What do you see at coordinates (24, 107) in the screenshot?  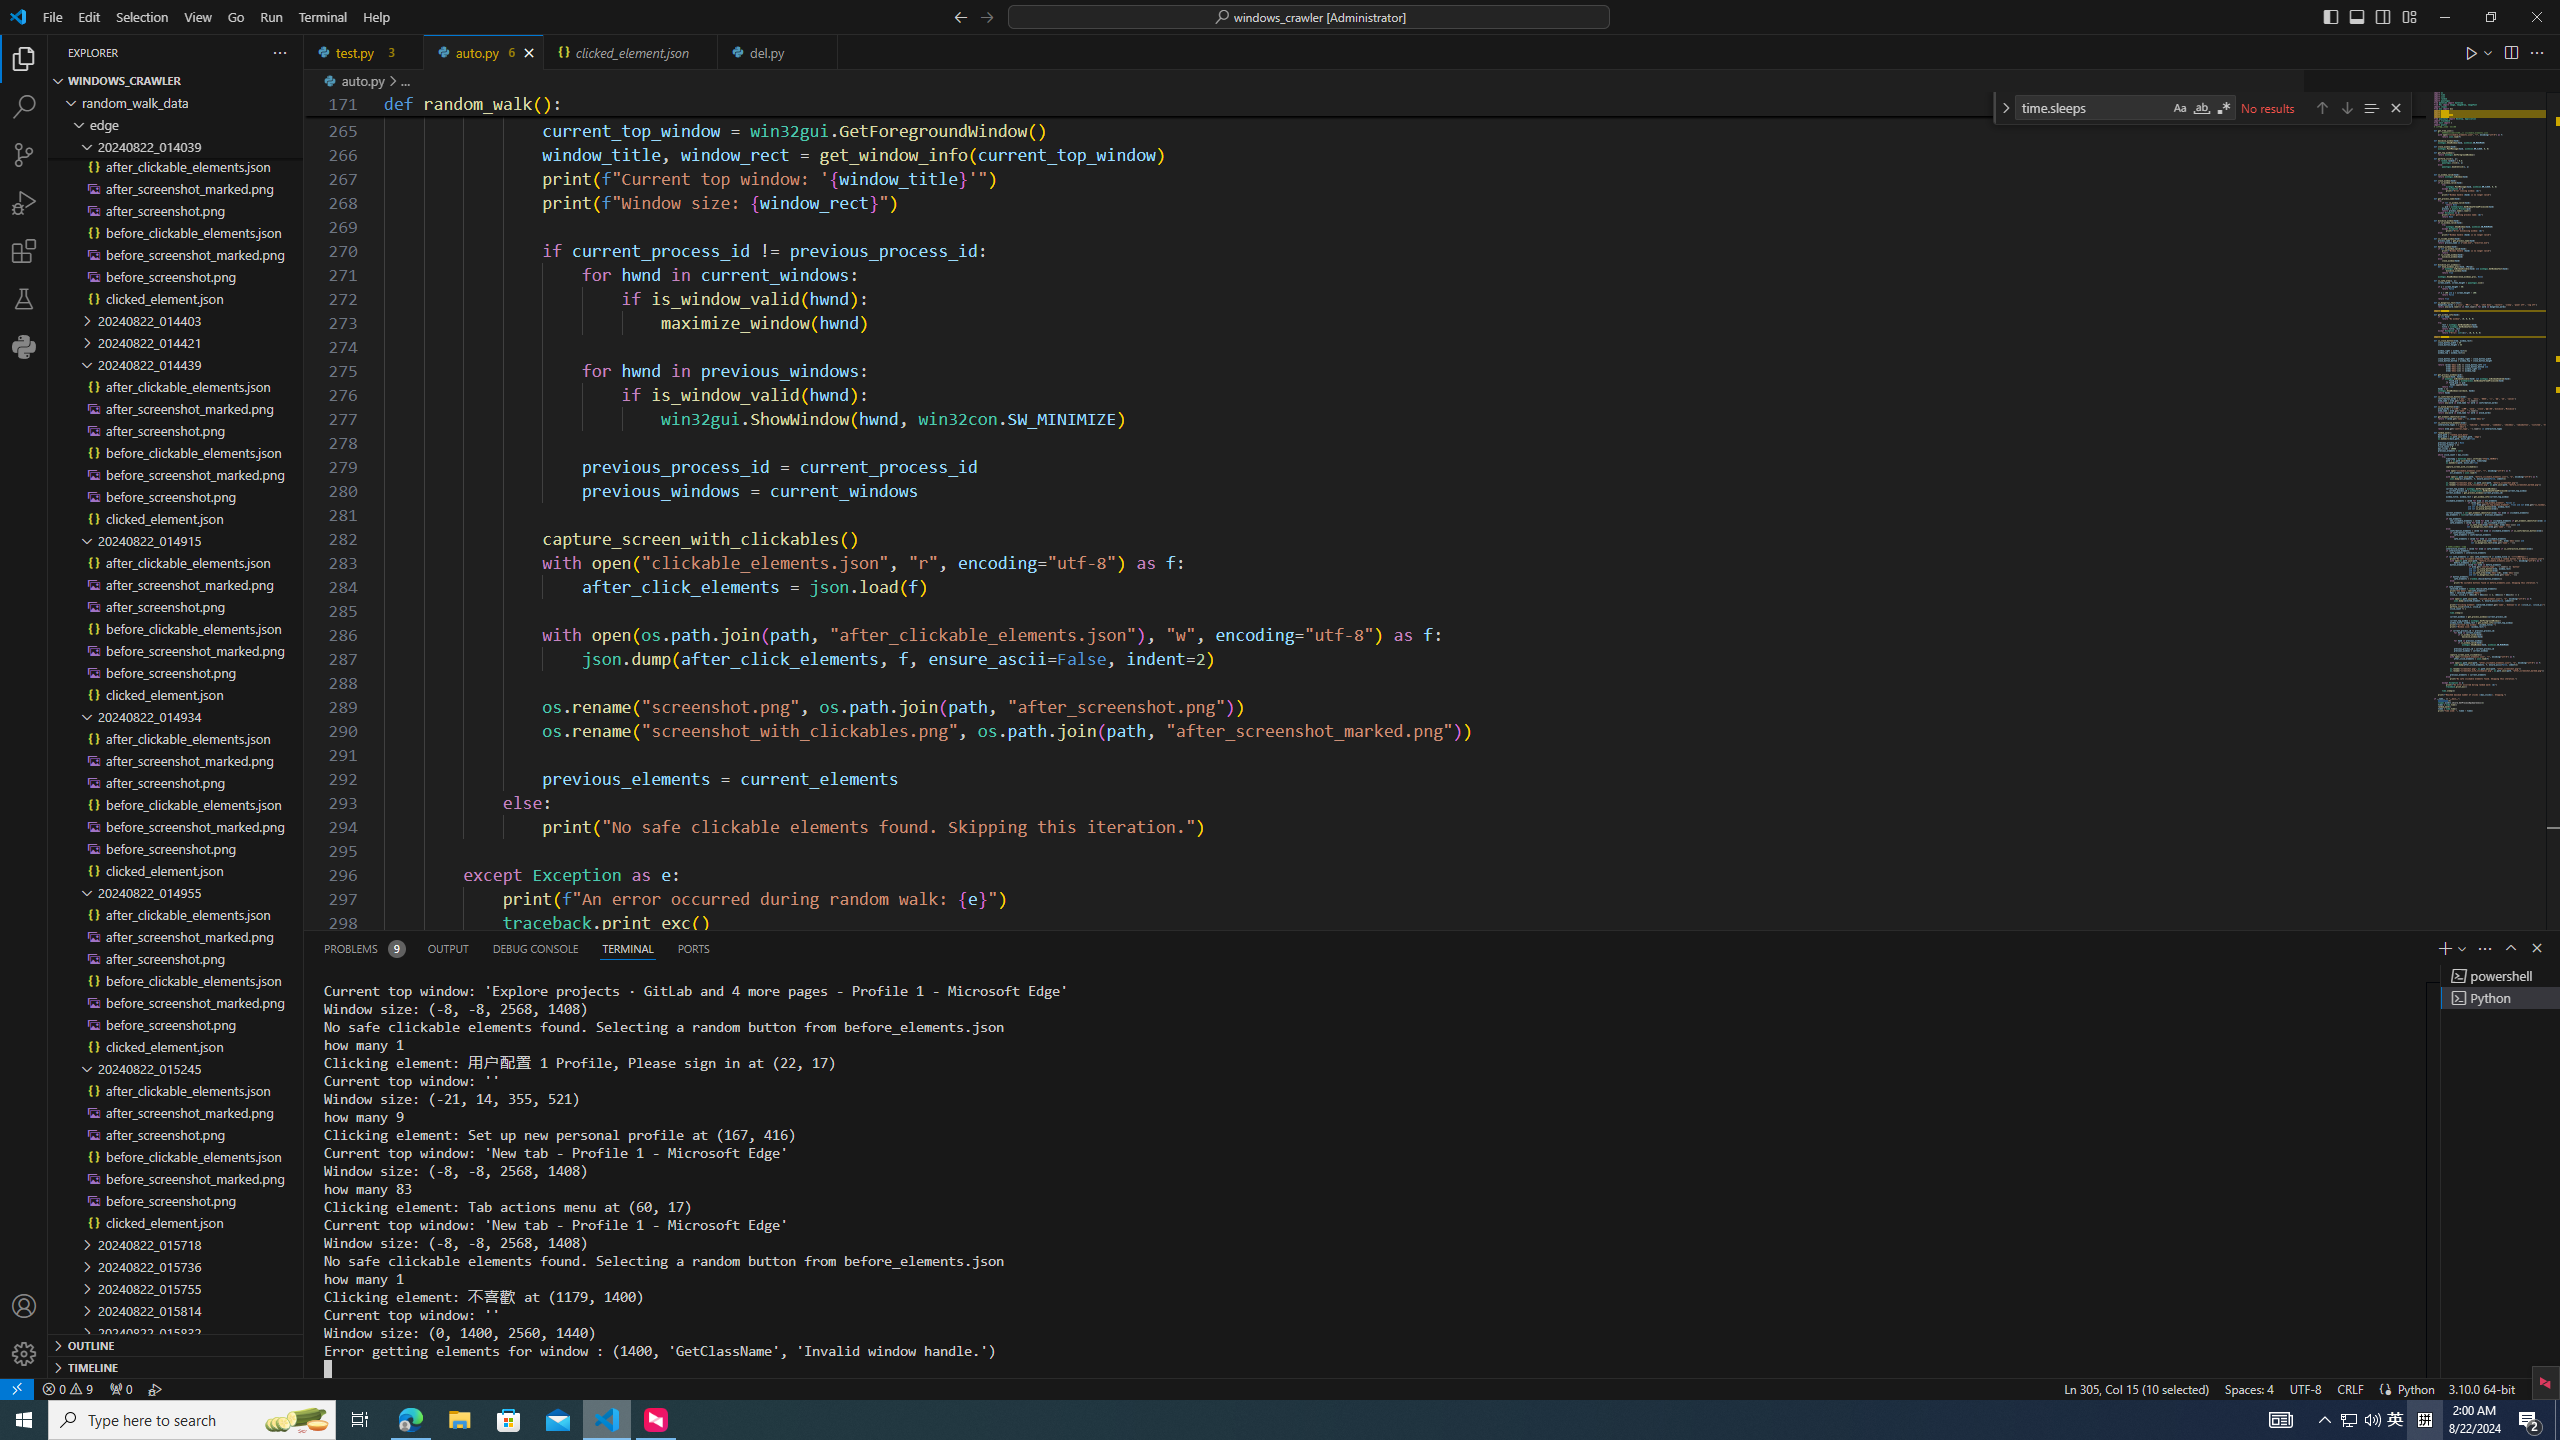 I see `'Search (Ctrl+Shift+F)'` at bounding box center [24, 107].